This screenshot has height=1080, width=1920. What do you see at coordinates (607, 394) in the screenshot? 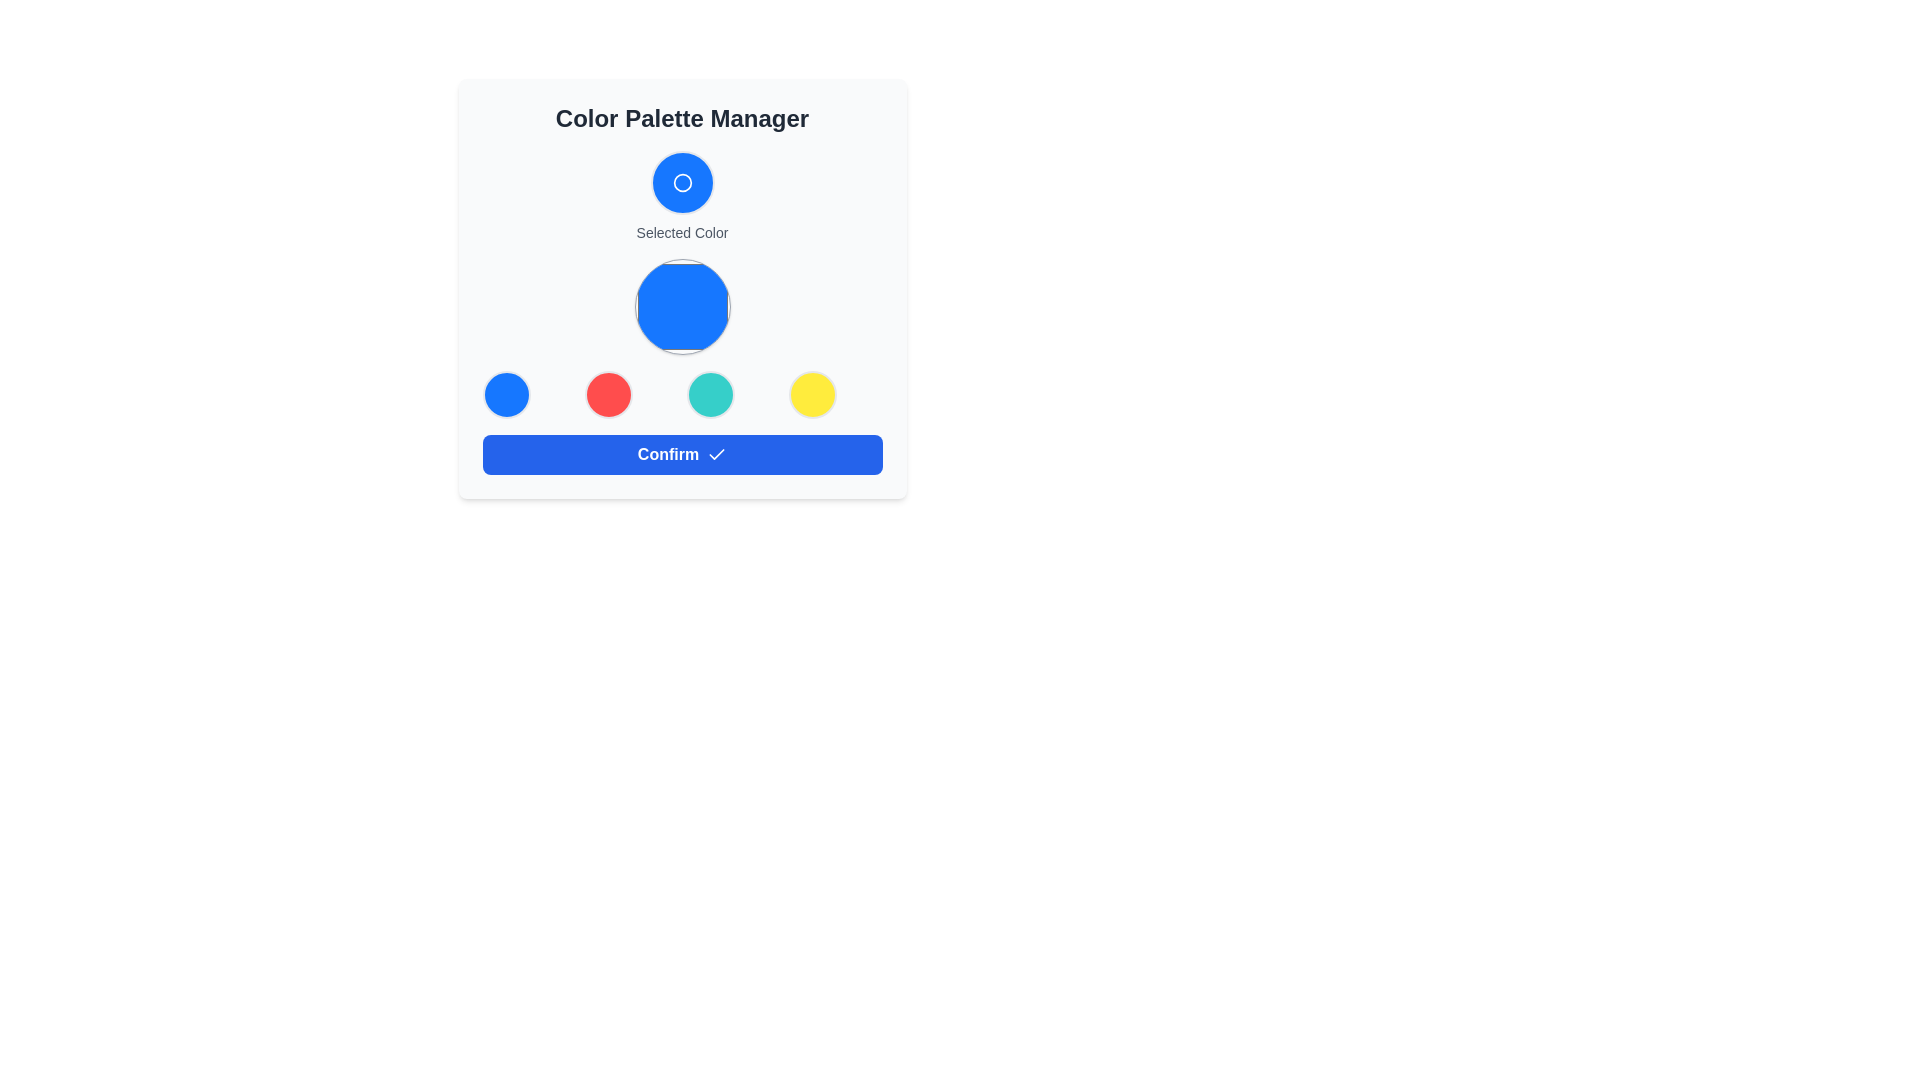
I see `the second circular color selection button` at bounding box center [607, 394].